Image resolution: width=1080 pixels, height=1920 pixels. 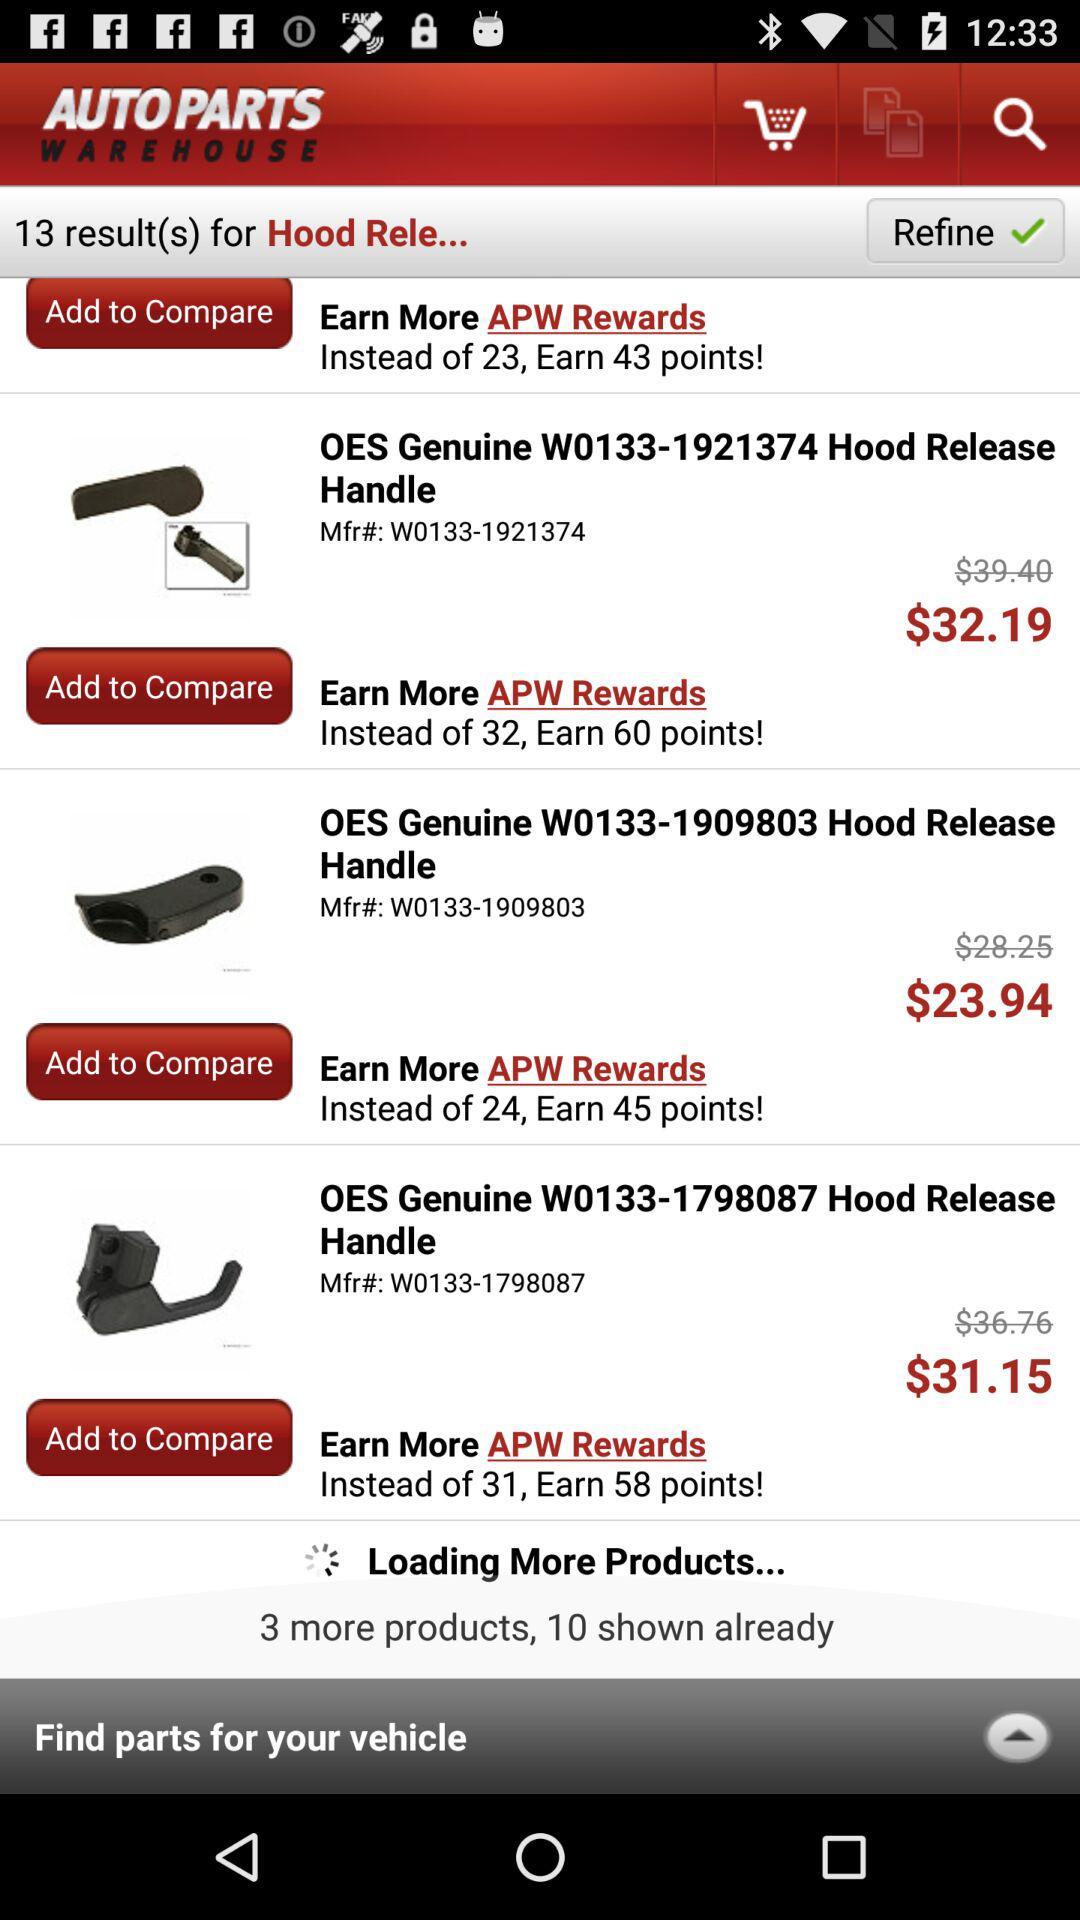 What do you see at coordinates (1018, 131) in the screenshot?
I see `the search icon` at bounding box center [1018, 131].